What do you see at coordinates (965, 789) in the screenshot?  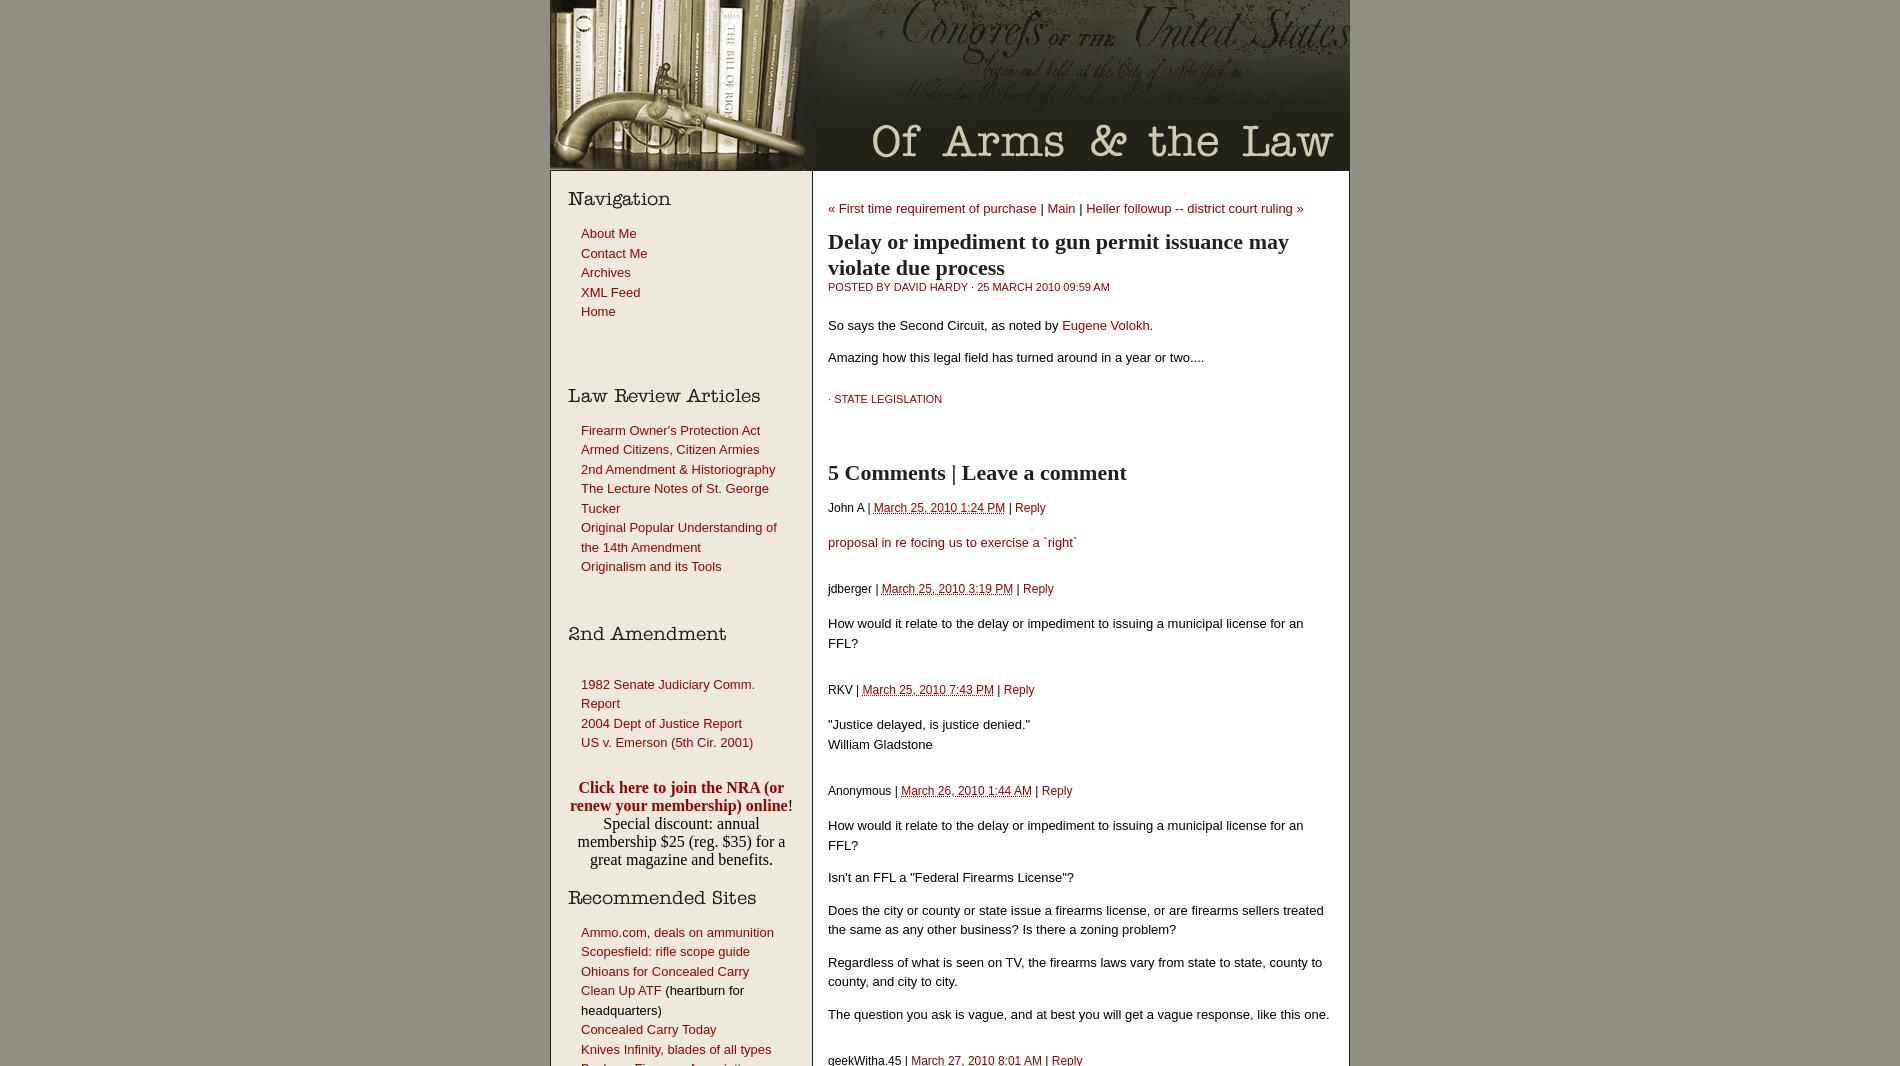 I see `'March 26, 2010  1:44 AM'` at bounding box center [965, 789].